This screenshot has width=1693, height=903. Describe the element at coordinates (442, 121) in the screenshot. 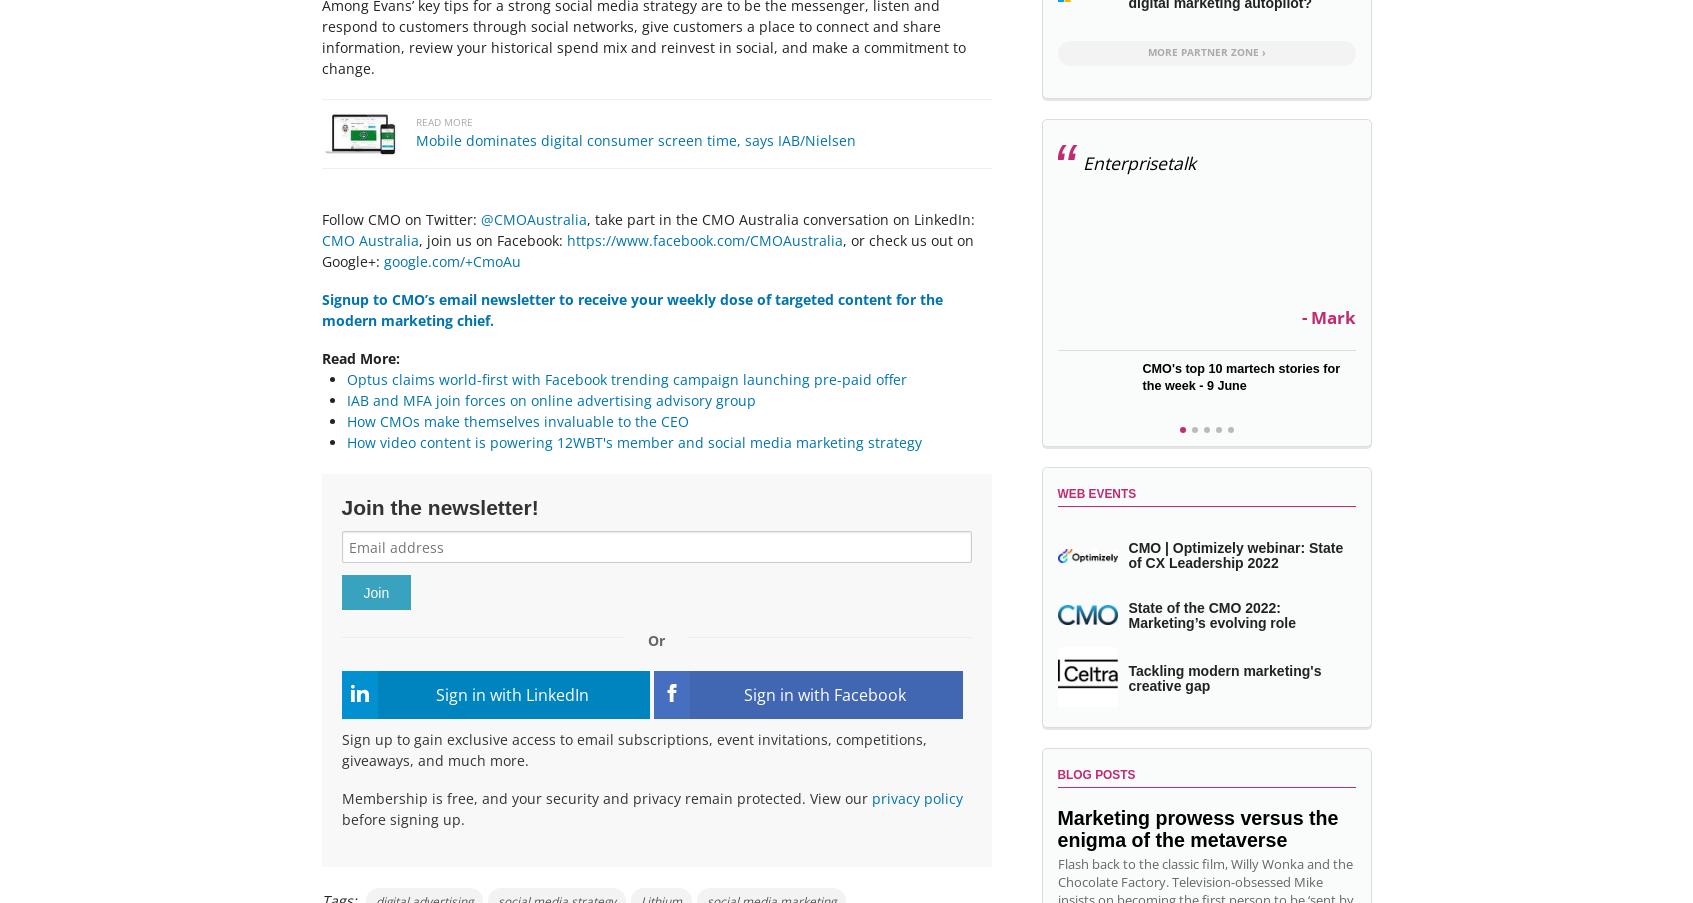

I see `'Read more'` at that location.